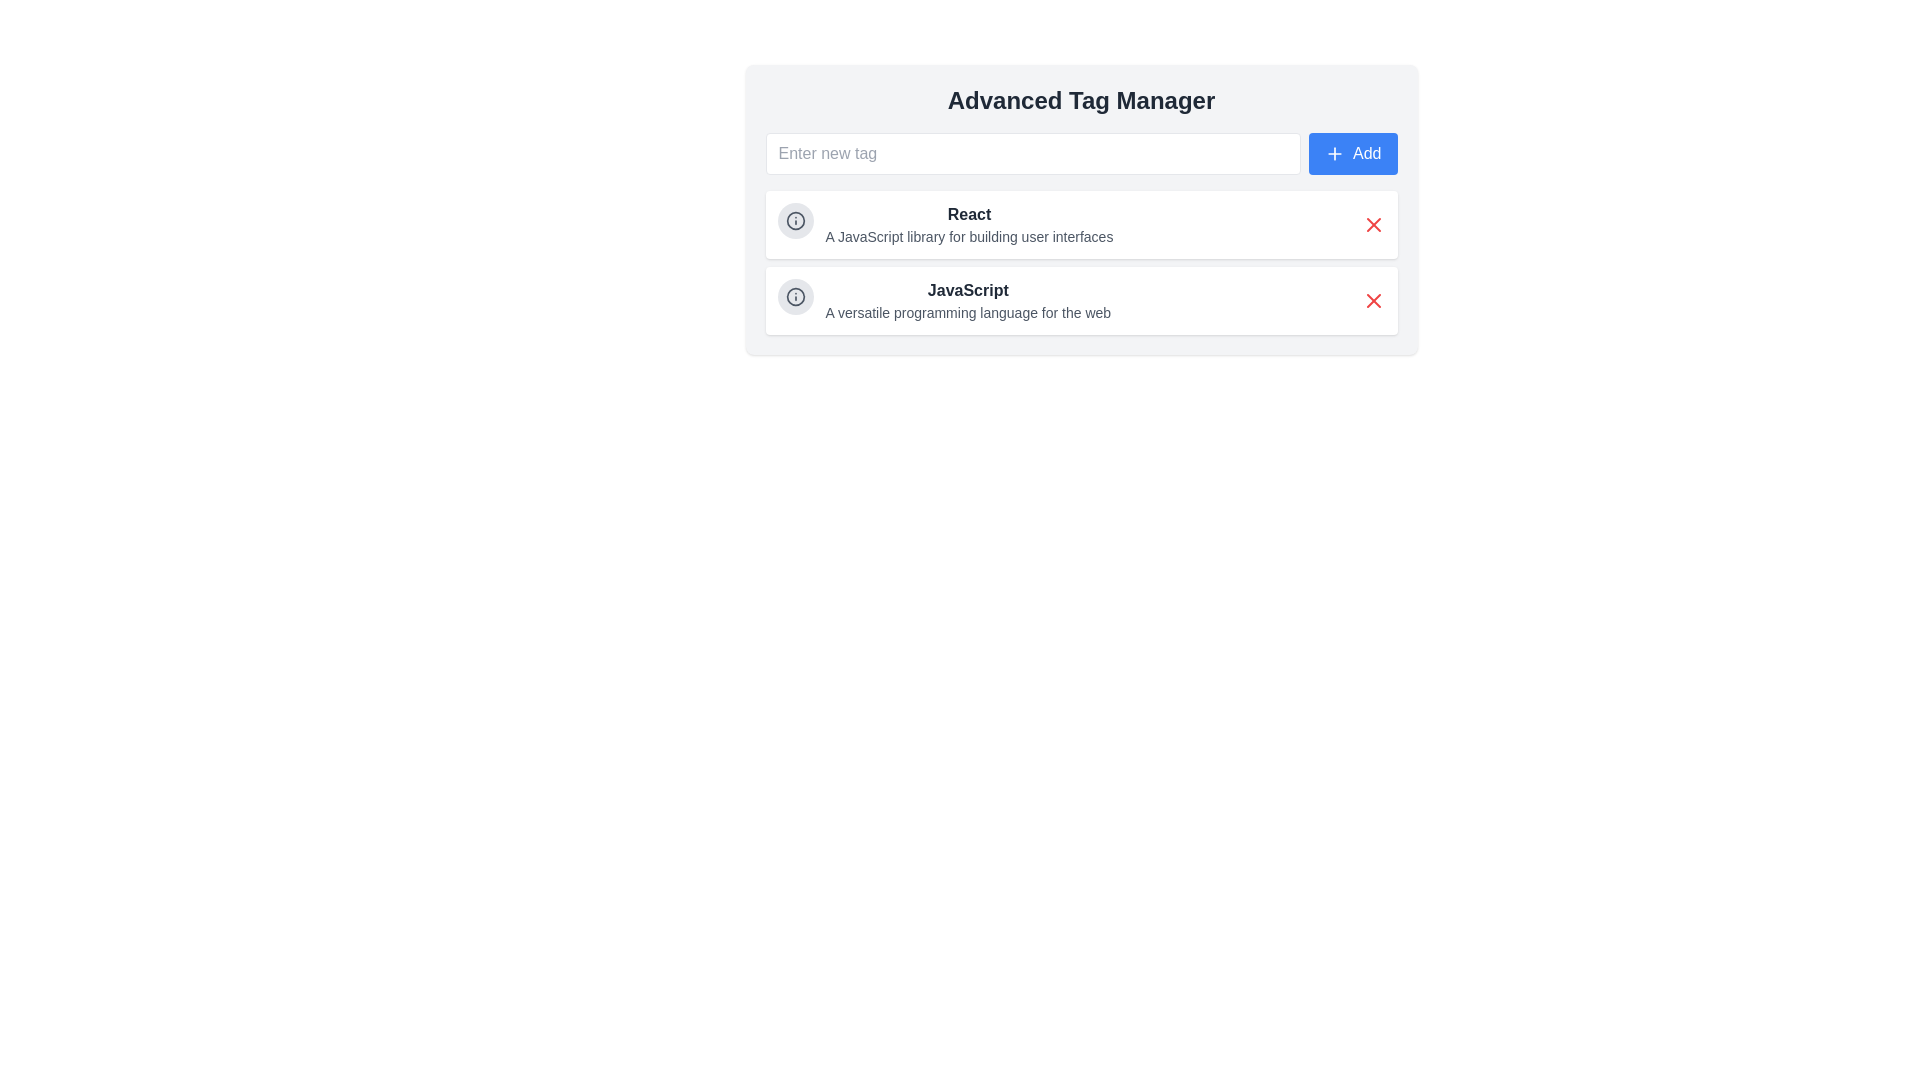 This screenshot has width=1920, height=1080. I want to click on the second informational list item about 'JavaScript', so click(943, 300).